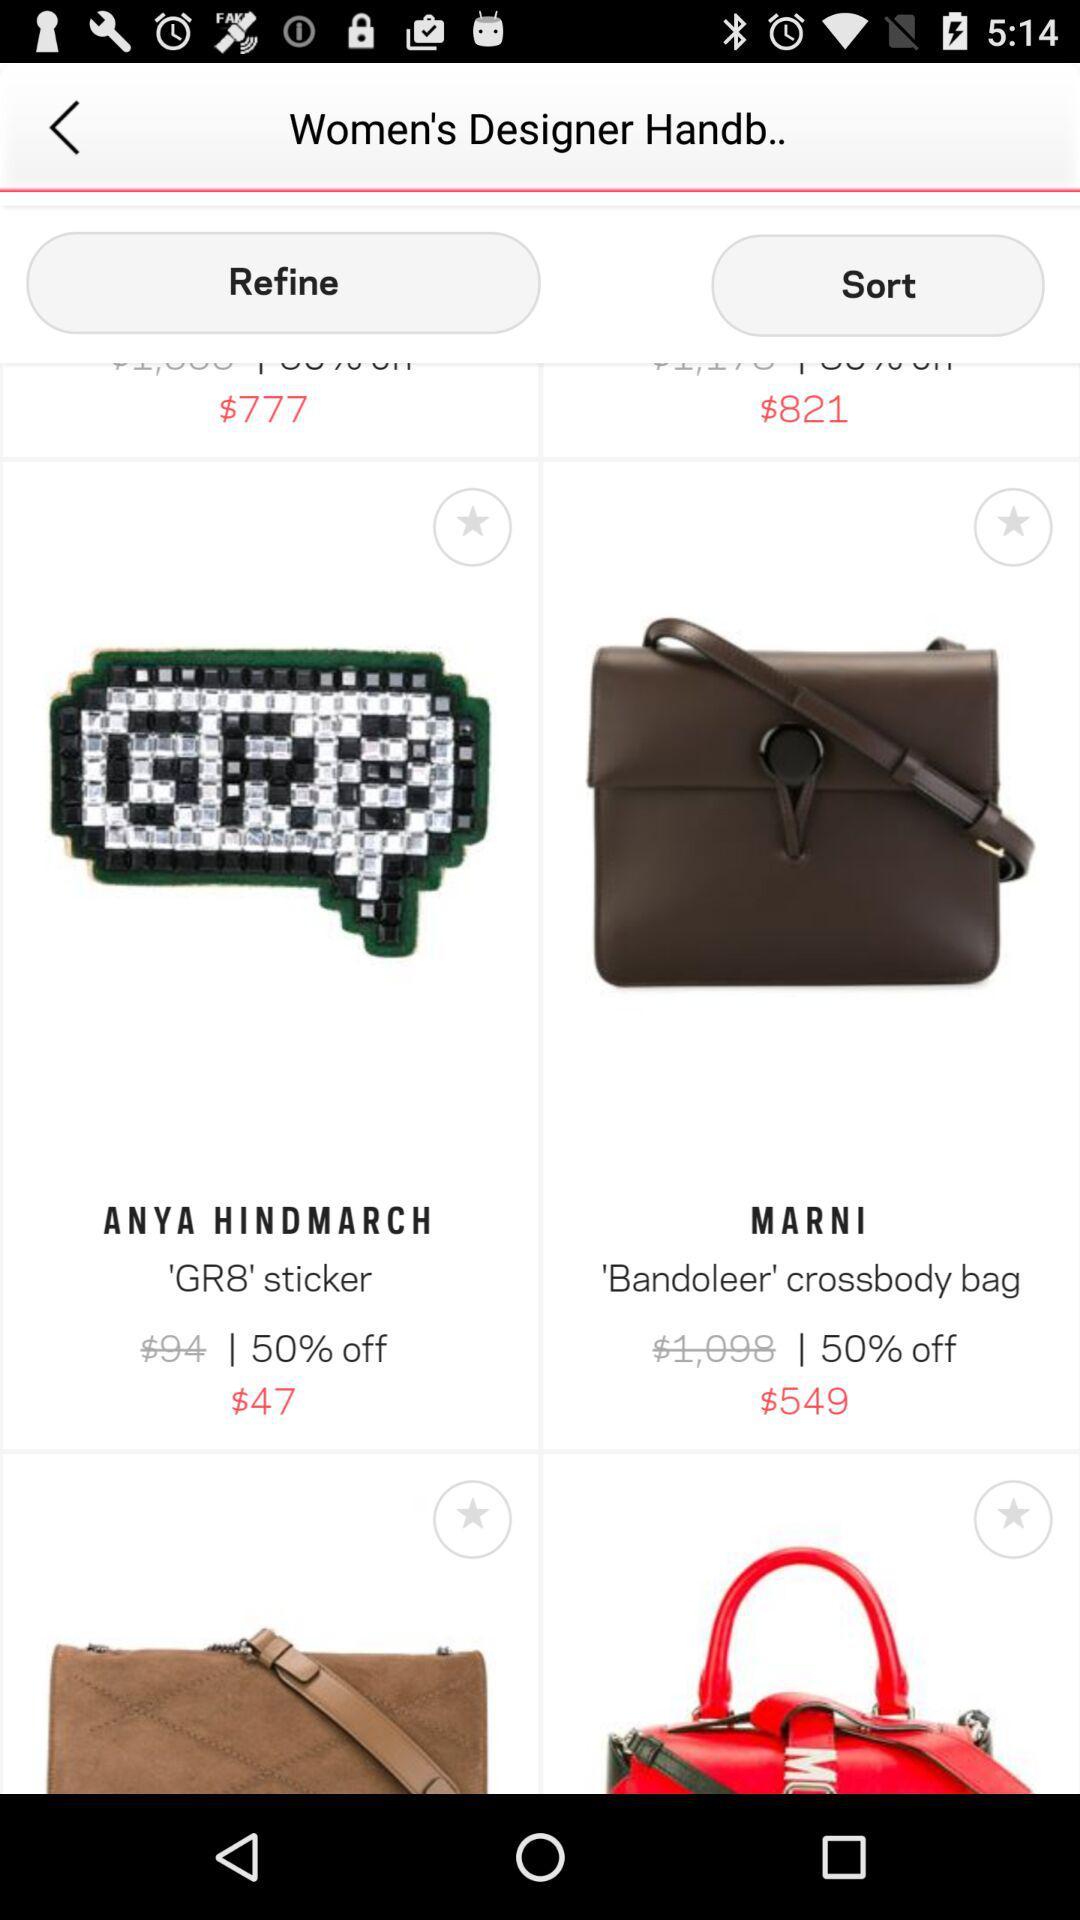 The image size is (1080, 1920). I want to click on the arrow_backward icon, so click(63, 135).